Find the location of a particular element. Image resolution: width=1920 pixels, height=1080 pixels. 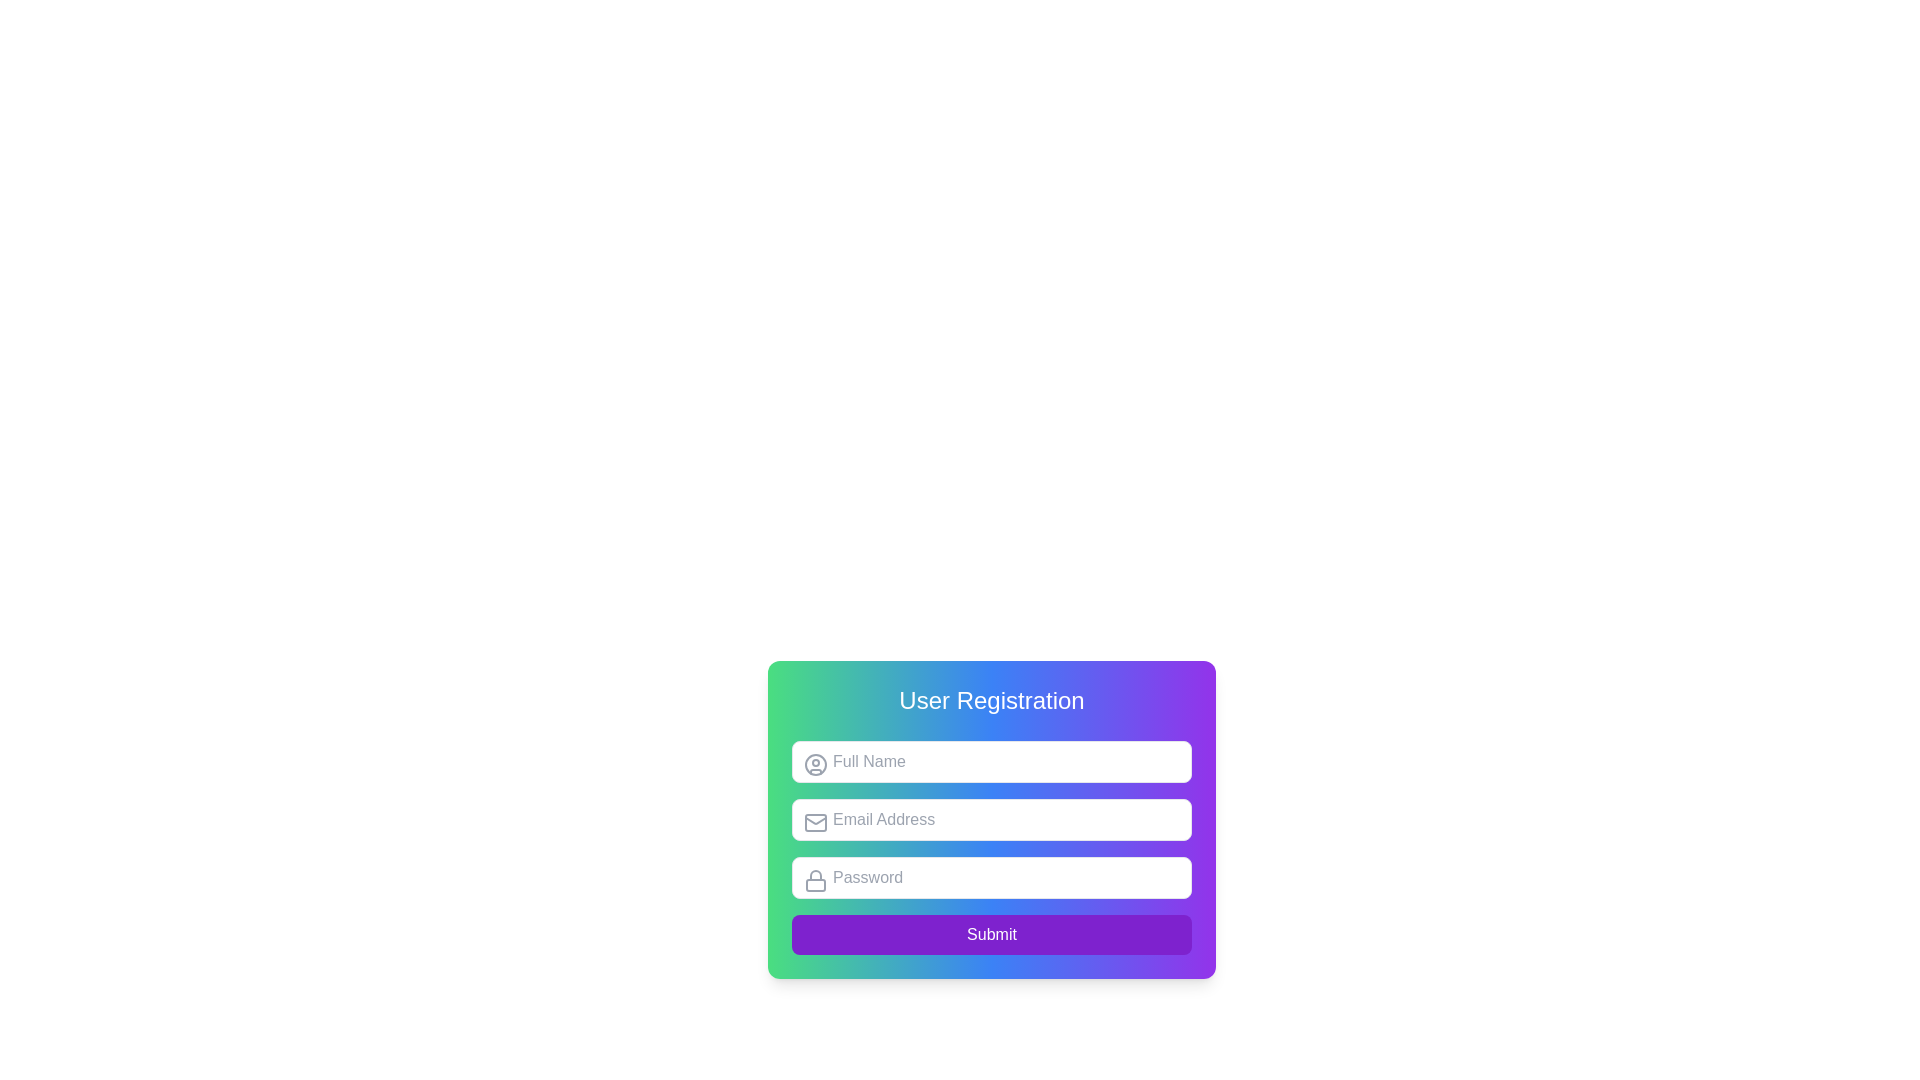

the lock icon within the SVG that represents security, located to the left of the 'Password' input field in the 'User Registration' form is located at coordinates (816, 874).